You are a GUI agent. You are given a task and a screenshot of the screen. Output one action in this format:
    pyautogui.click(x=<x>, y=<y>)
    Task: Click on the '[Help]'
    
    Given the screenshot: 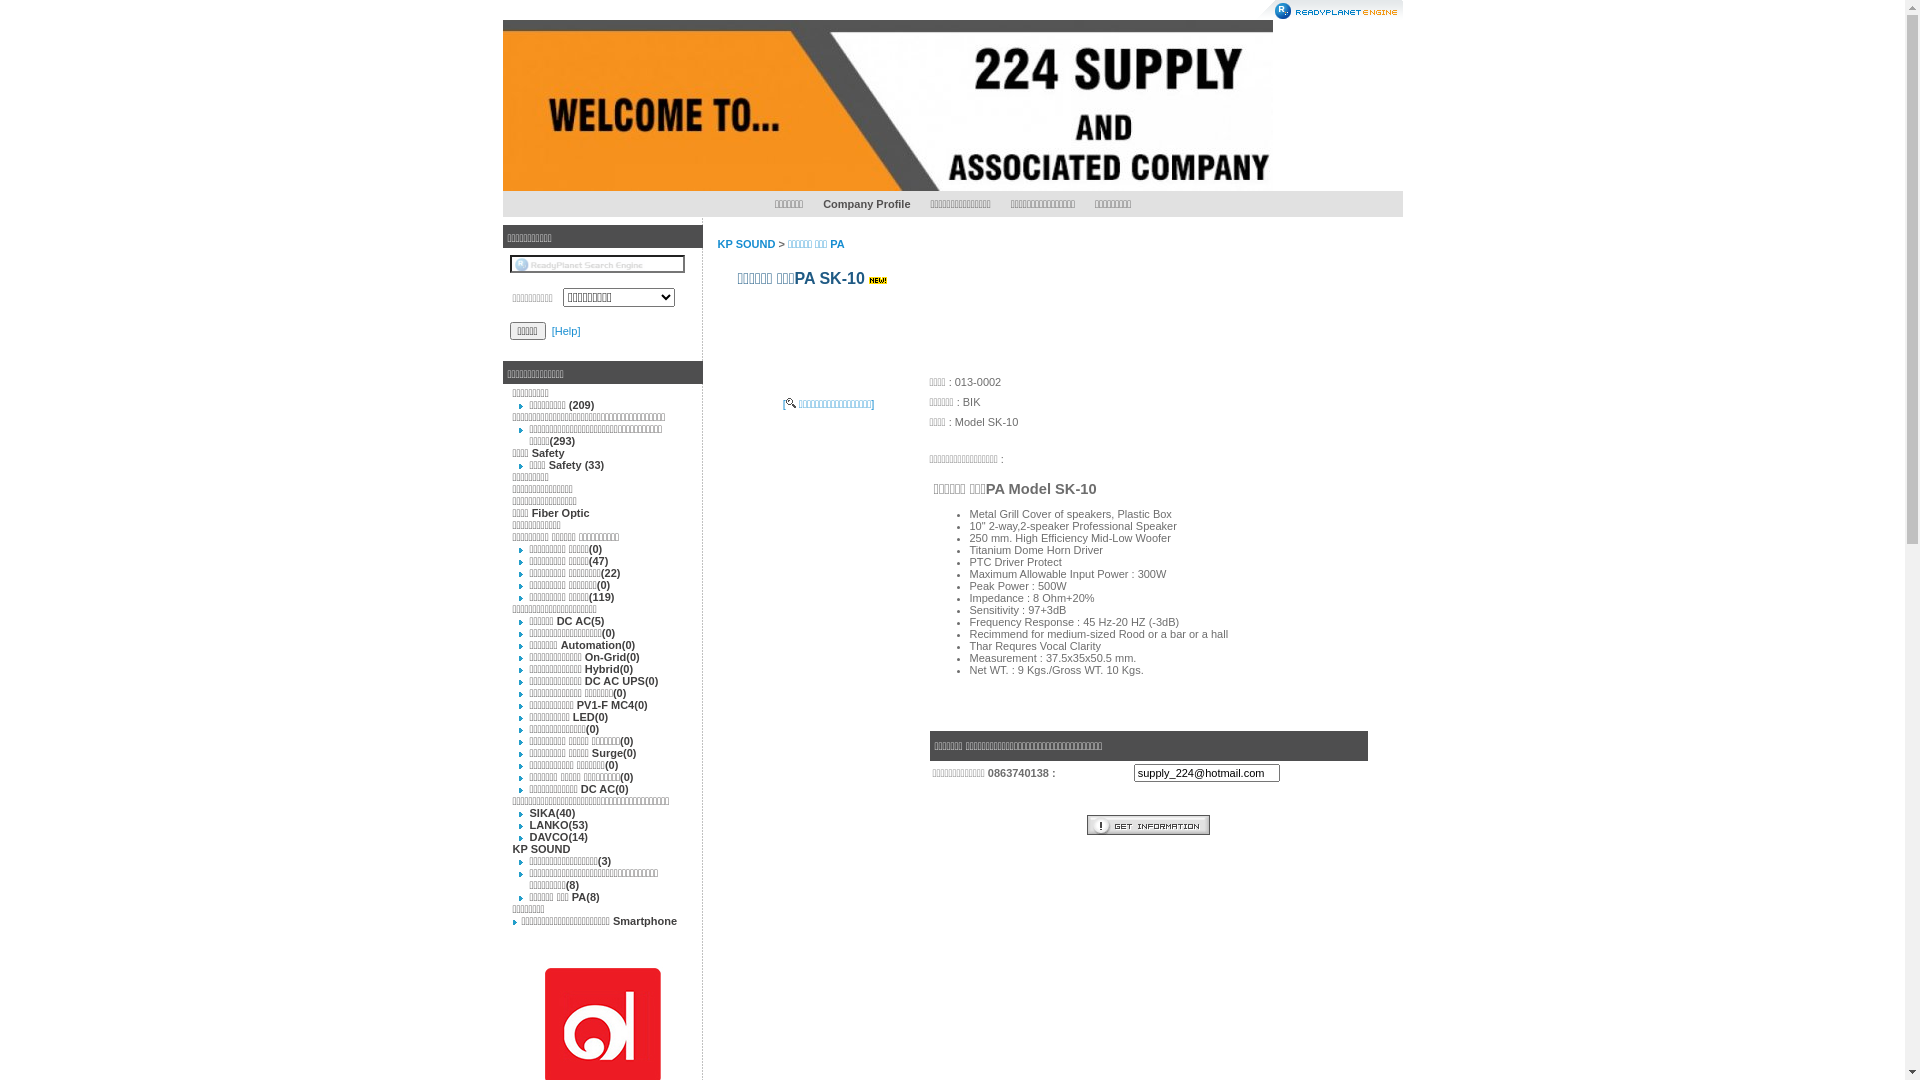 What is the action you would take?
    pyautogui.click(x=552, y=330)
    